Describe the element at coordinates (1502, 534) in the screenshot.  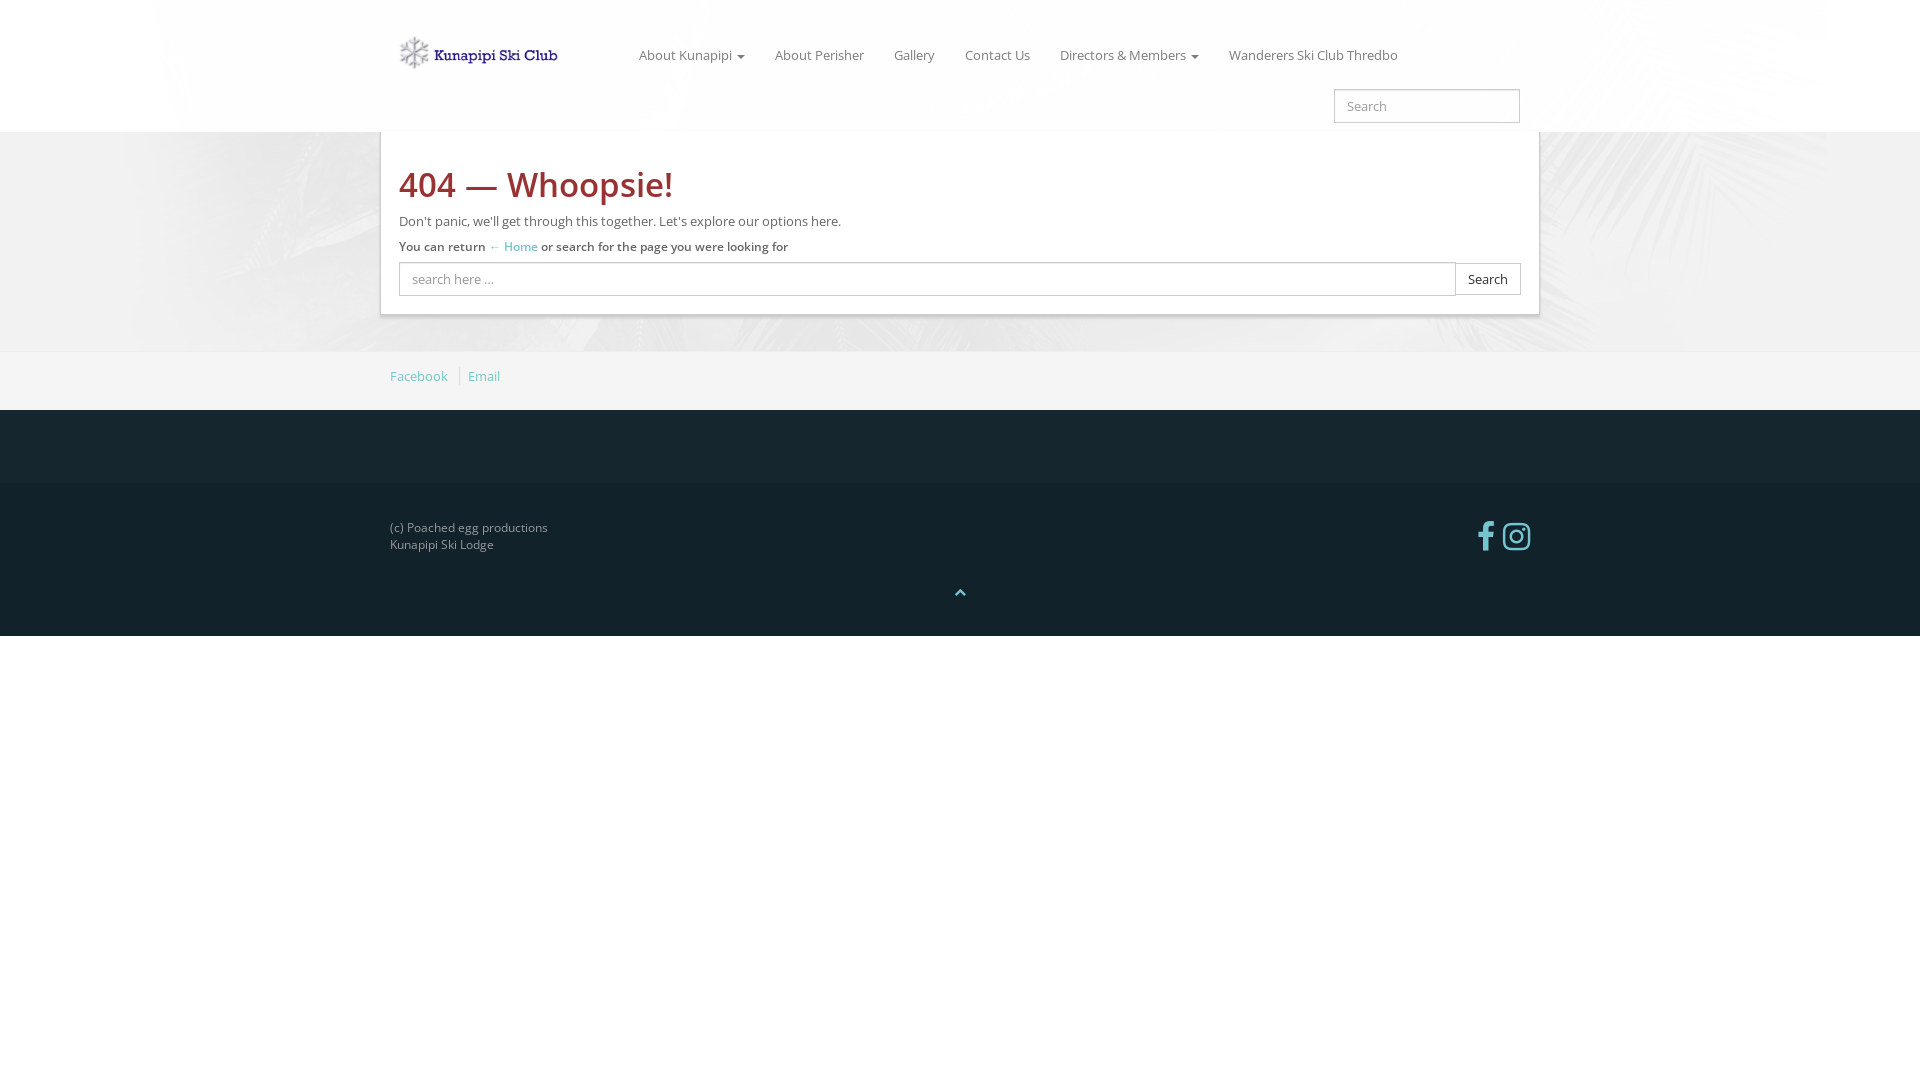
I see `'instagram'` at that location.